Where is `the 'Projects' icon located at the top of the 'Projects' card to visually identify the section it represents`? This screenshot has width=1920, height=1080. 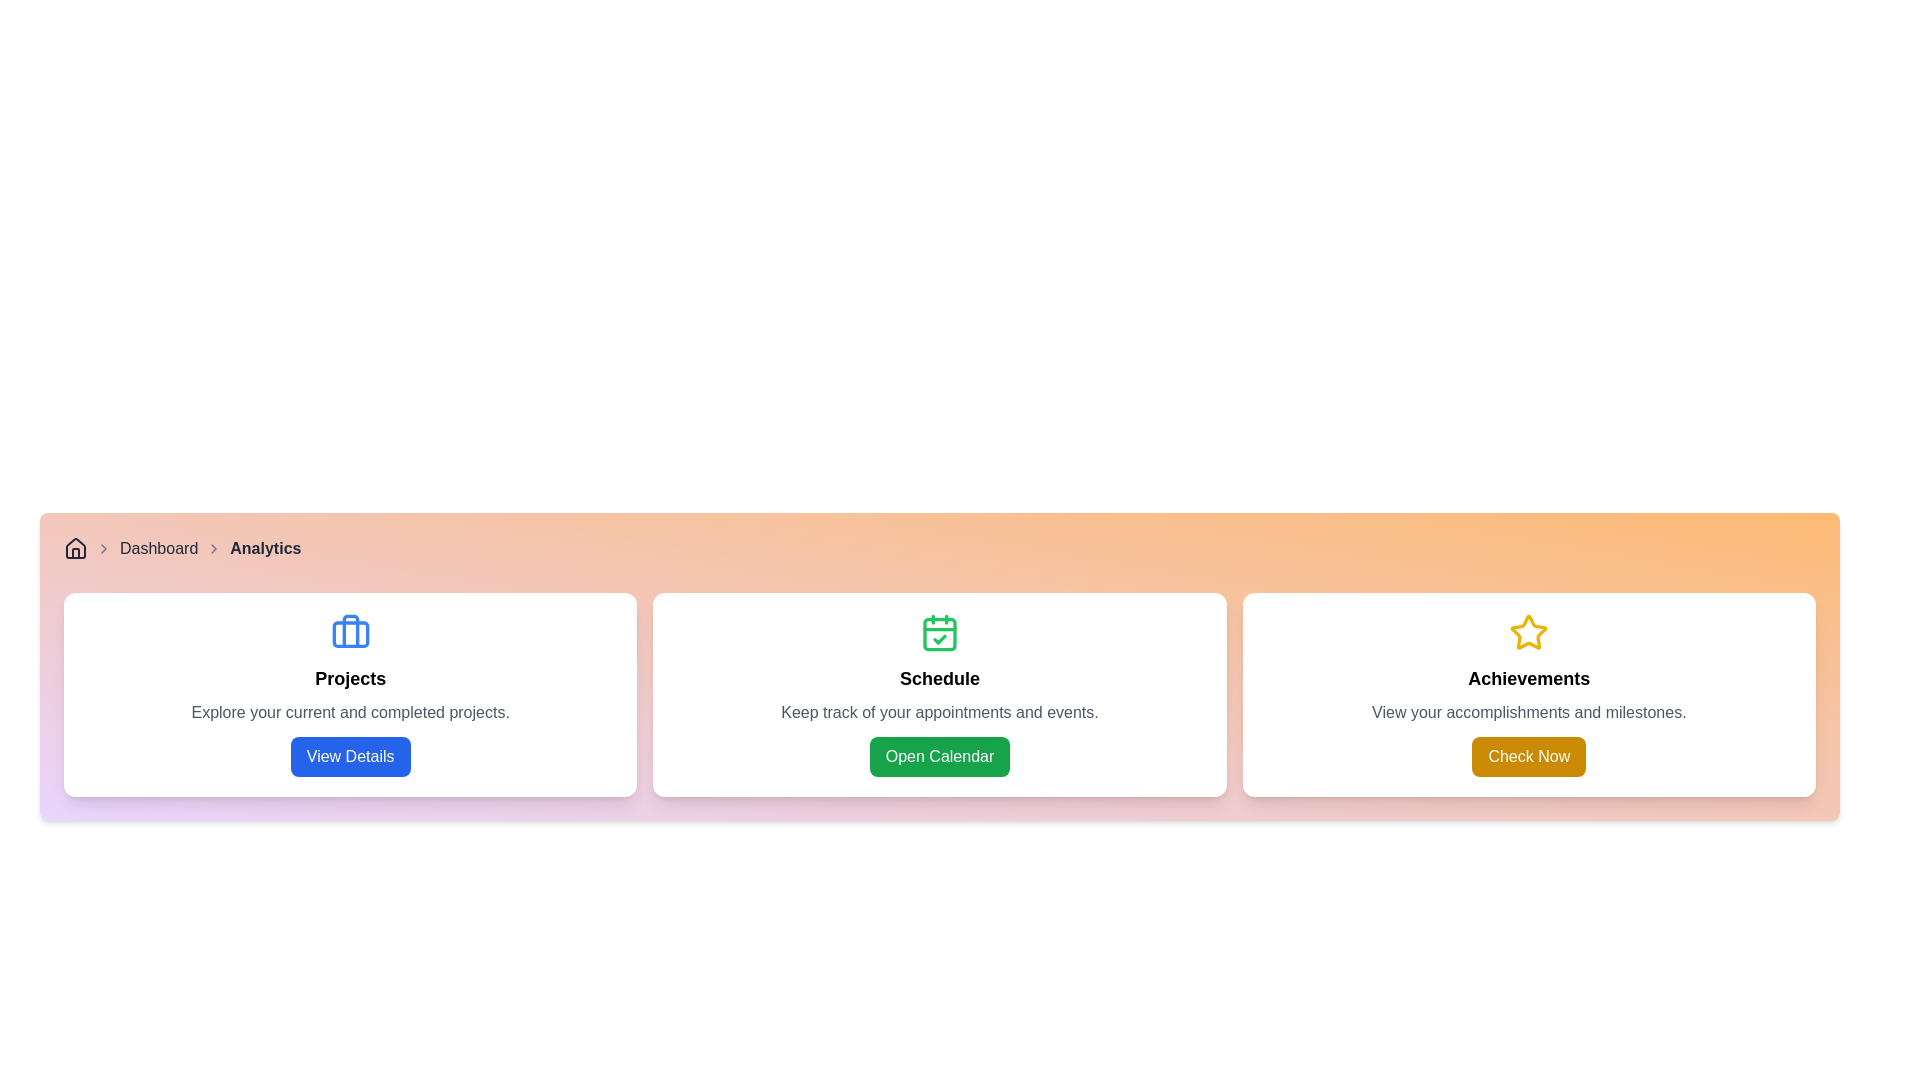 the 'Projects' icon located at the top of the 'Projects' card to visually identify the section it represents is located at coordinates (350, 632).